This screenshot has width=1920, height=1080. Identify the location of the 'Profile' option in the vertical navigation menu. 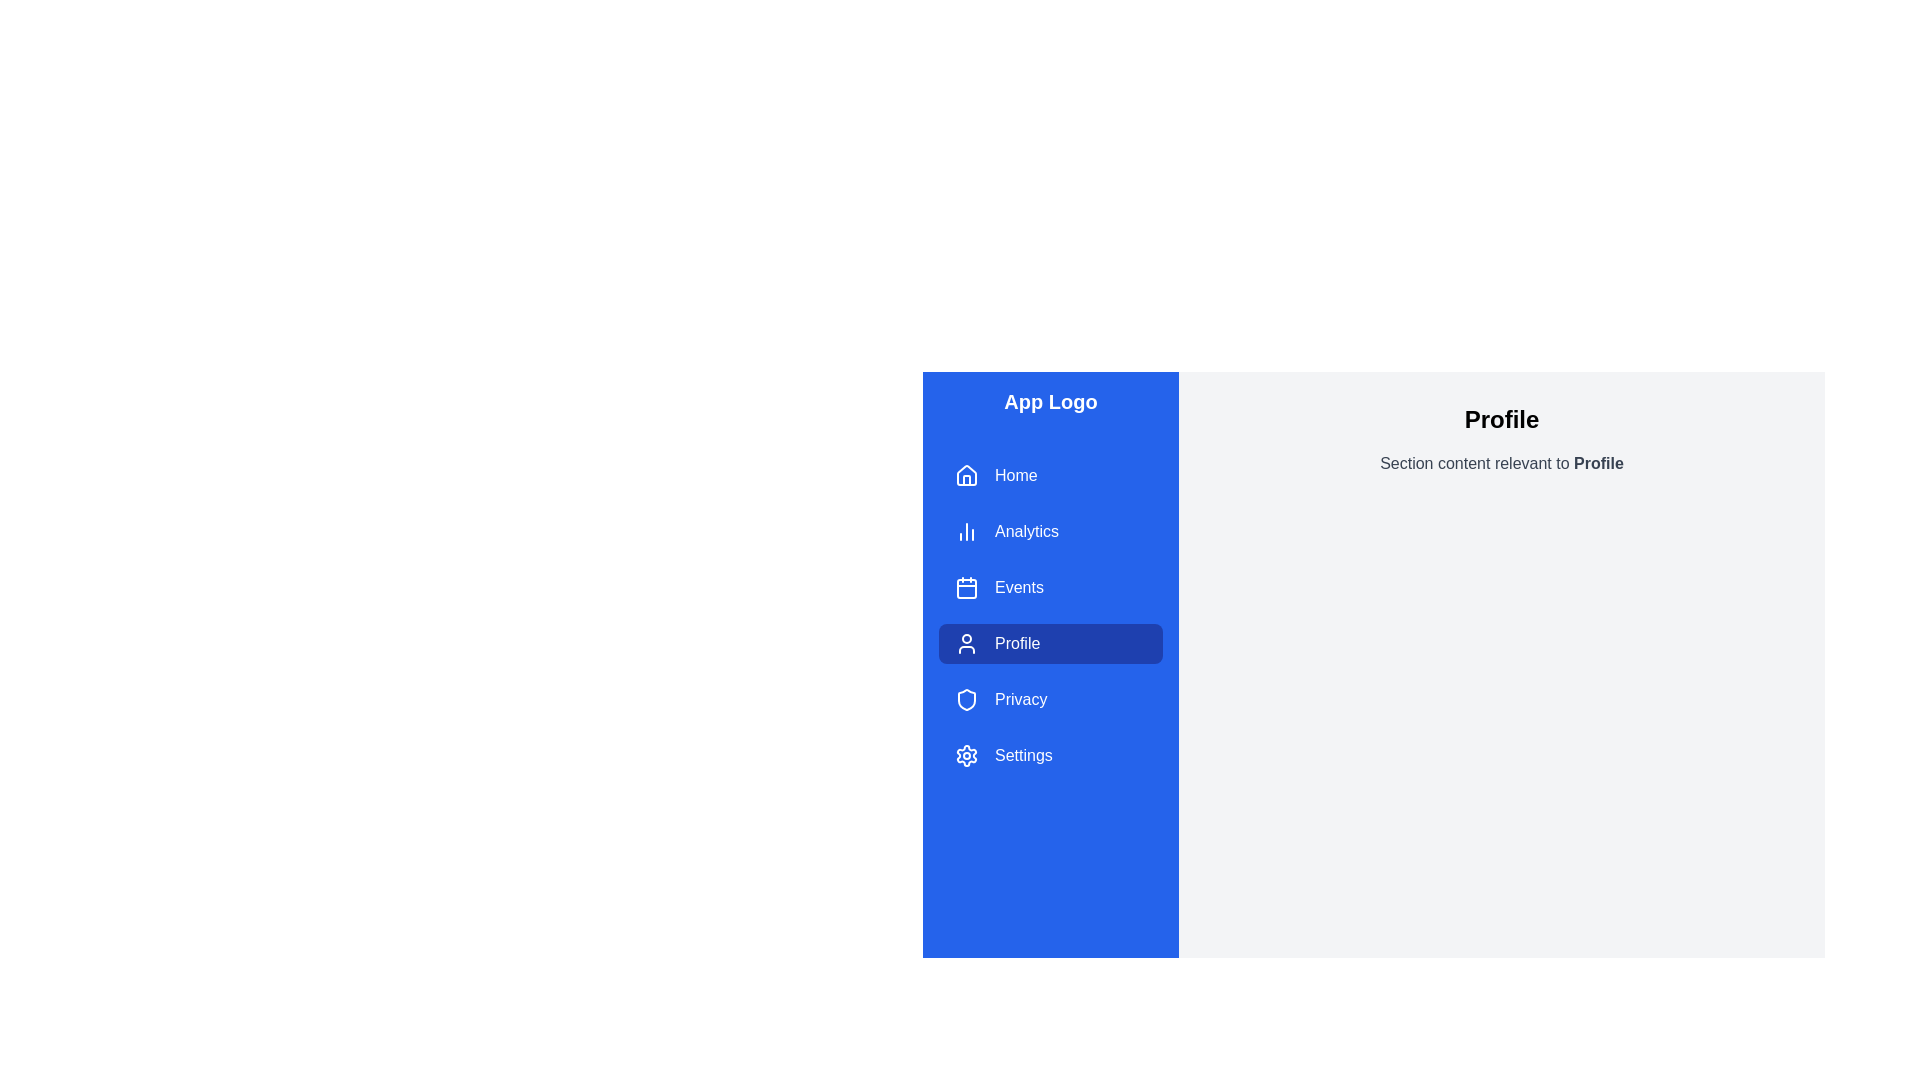
(1050, 615).